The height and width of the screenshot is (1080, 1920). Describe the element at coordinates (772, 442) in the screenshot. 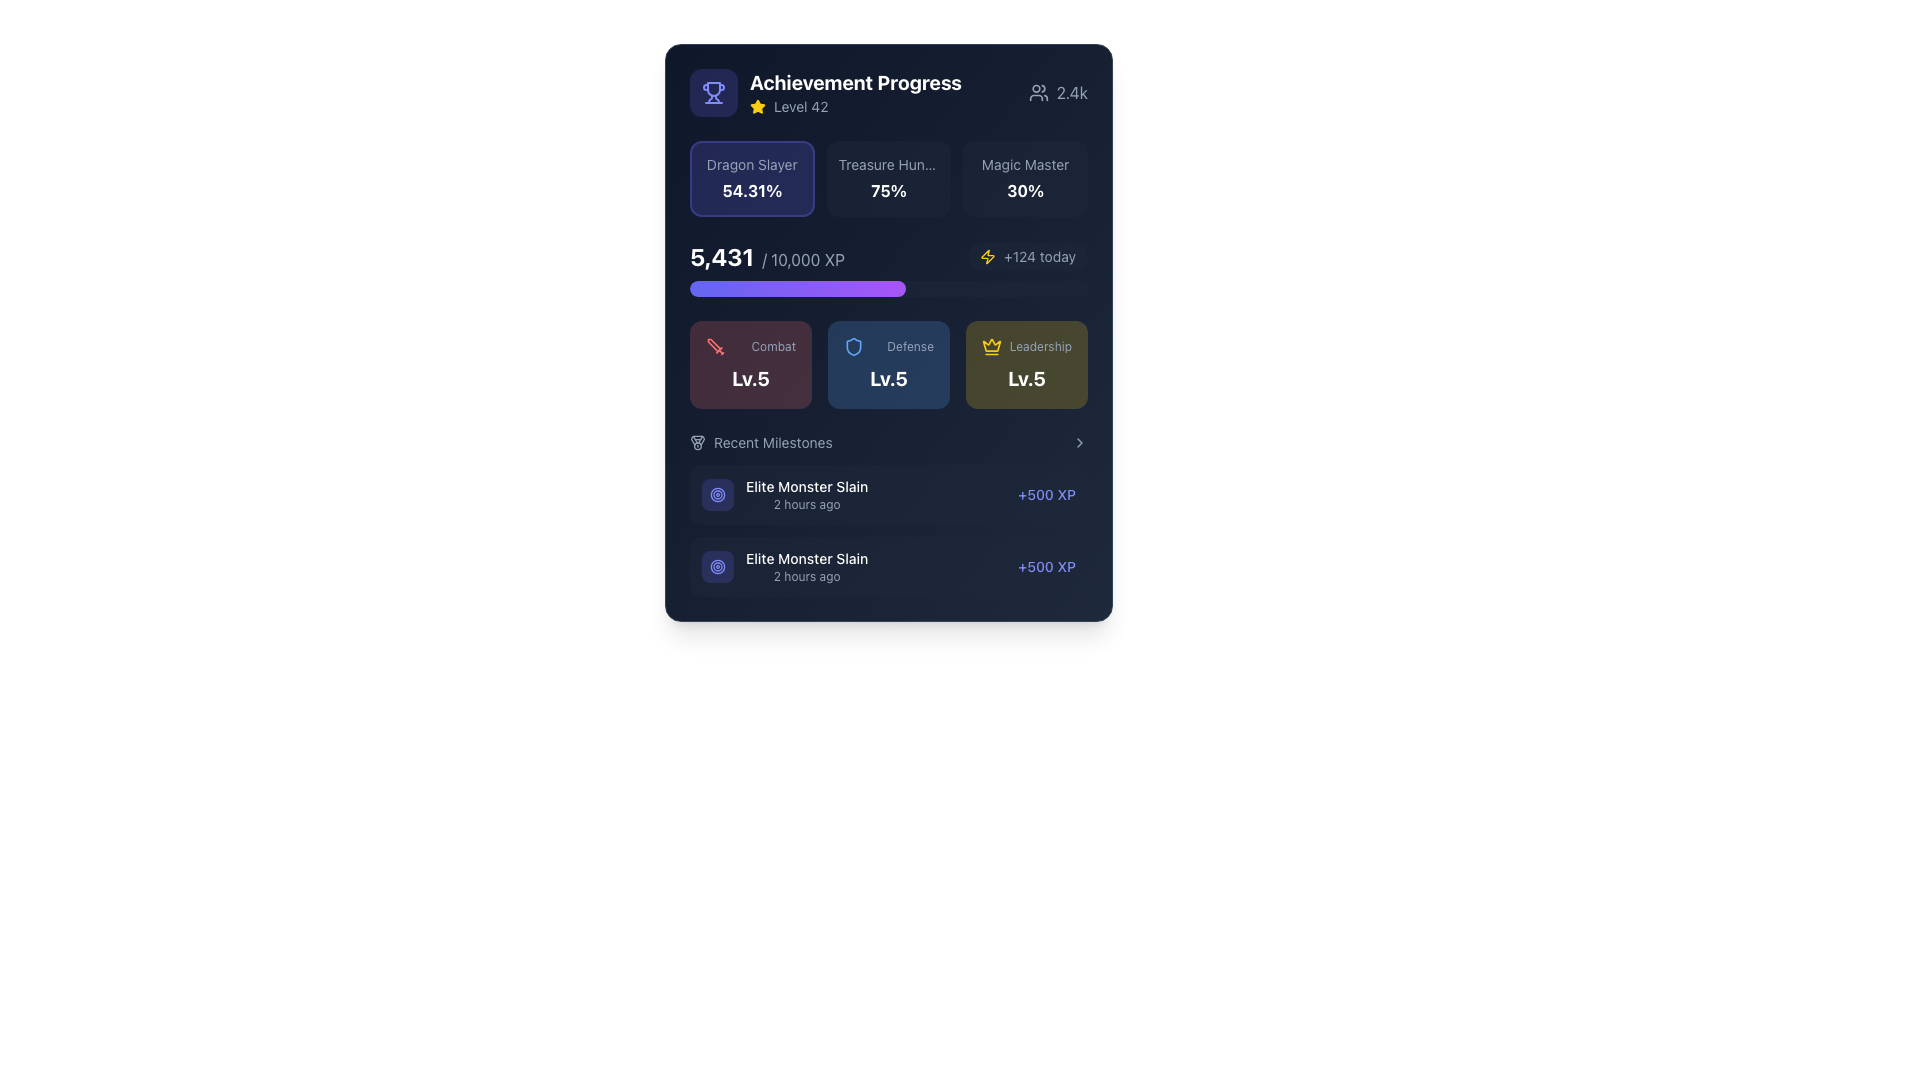

I see `the Text label that serves as a title for the 'Recent Milestones' section, located to the right of the medal icon in the middle-lower part of the interface card` at that location.